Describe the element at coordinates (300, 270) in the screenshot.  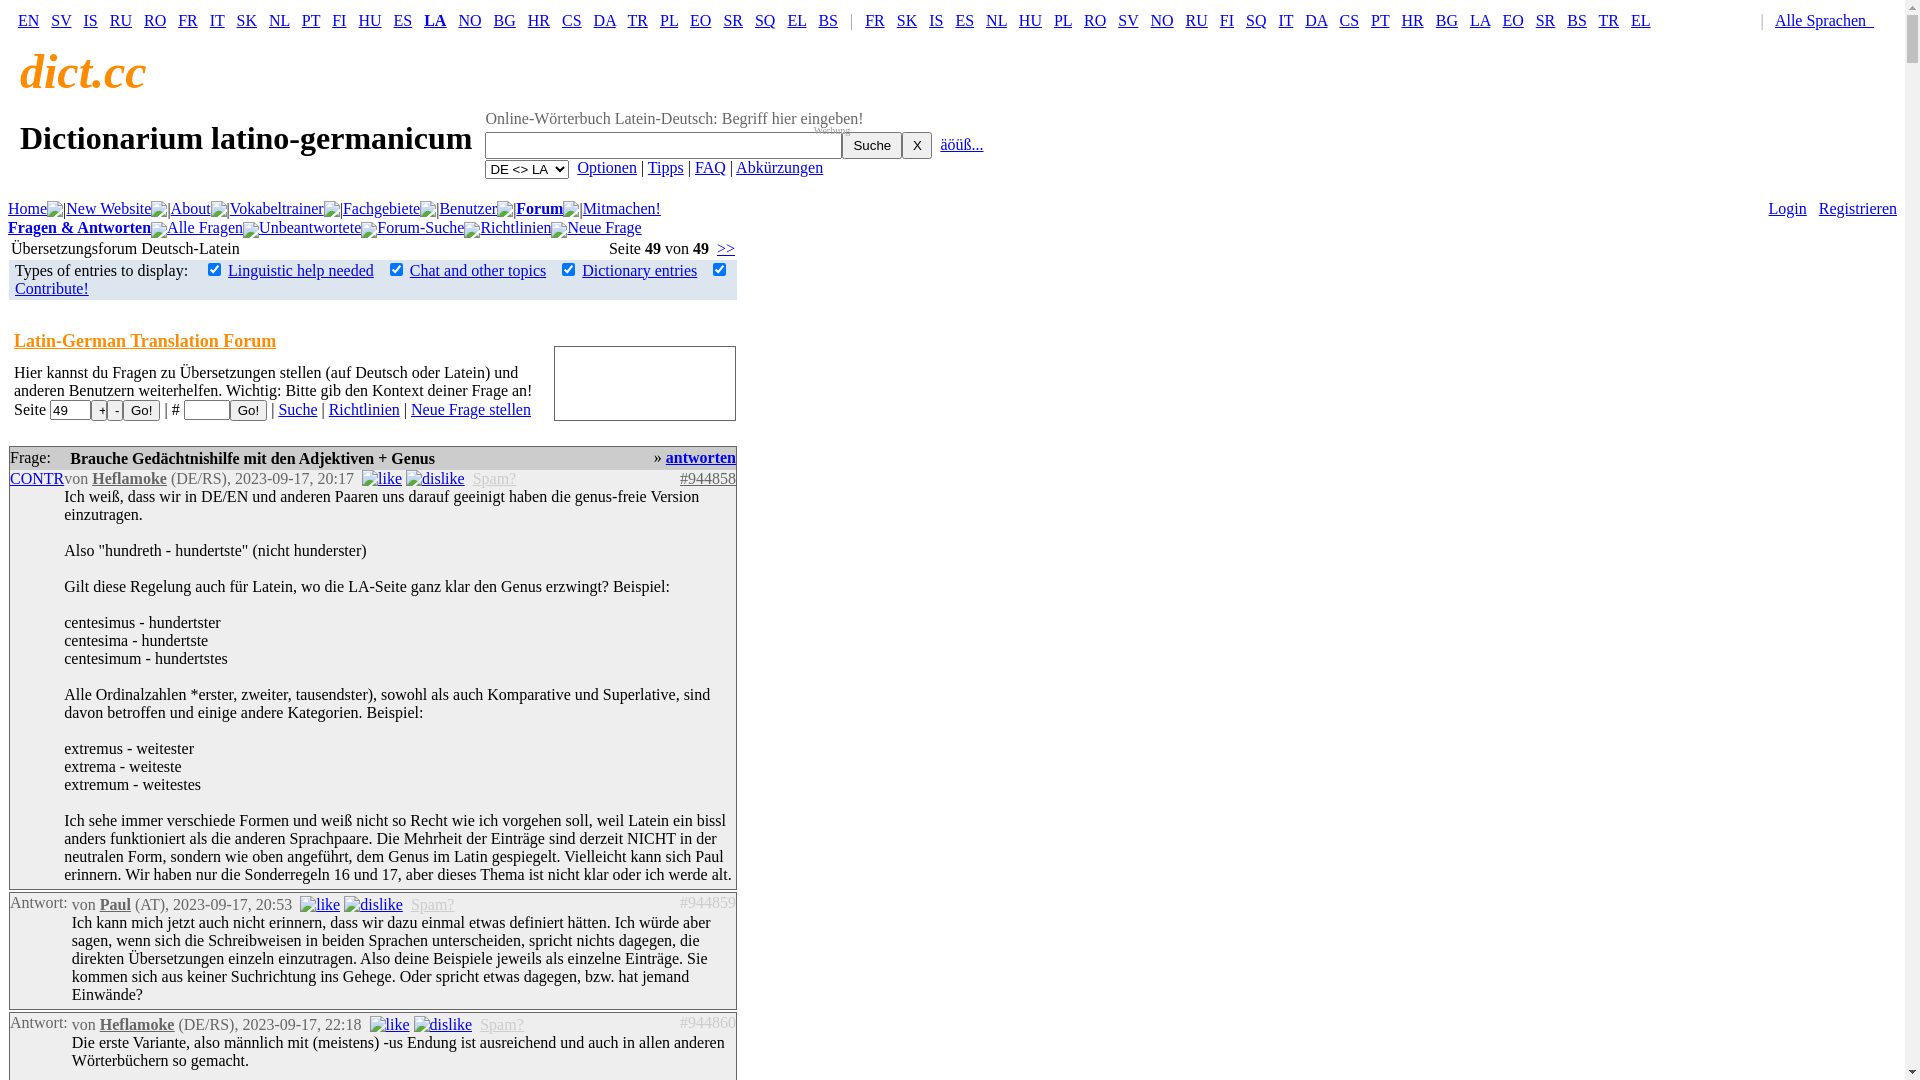
I see `'Linguistic help needed'` at that location.